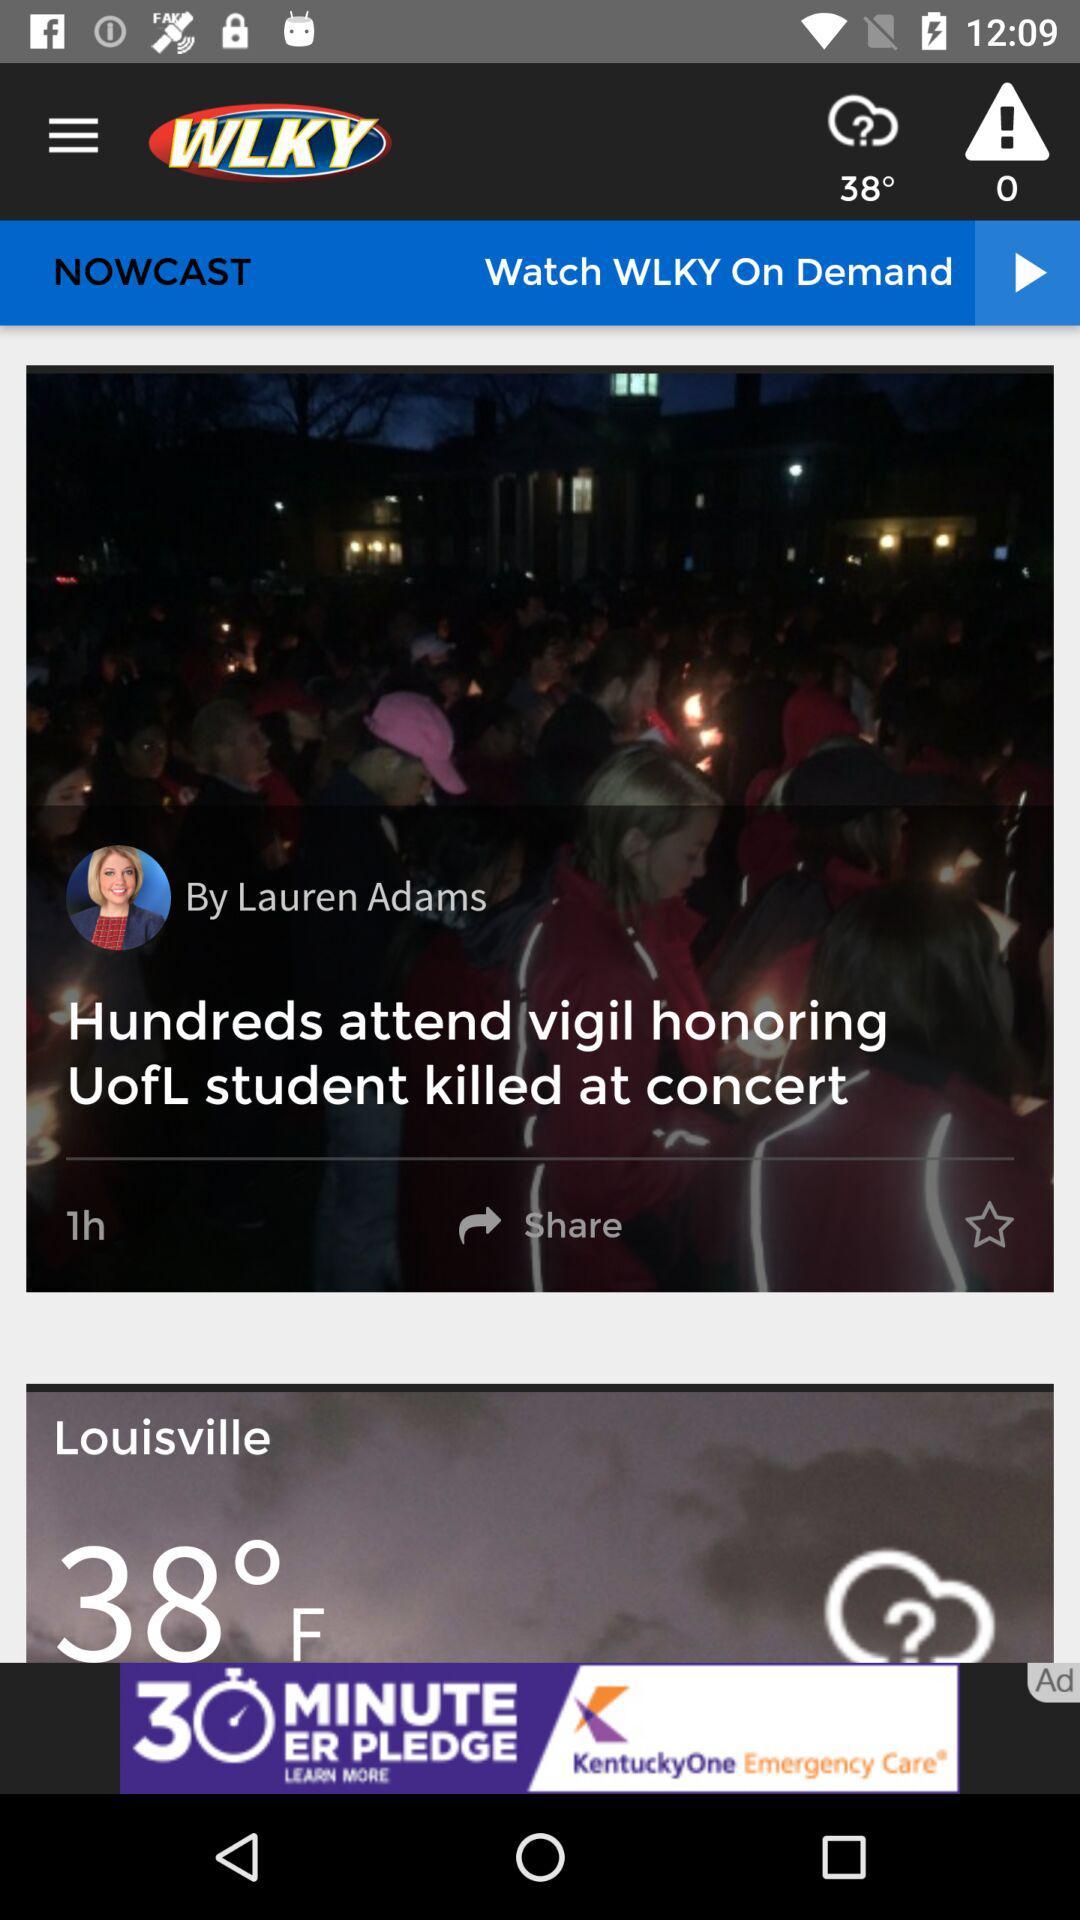  What do you see at coordinates (540, 1727) in the screenshot?
I see `click the advertisement` at bounding box center [540, 1727].